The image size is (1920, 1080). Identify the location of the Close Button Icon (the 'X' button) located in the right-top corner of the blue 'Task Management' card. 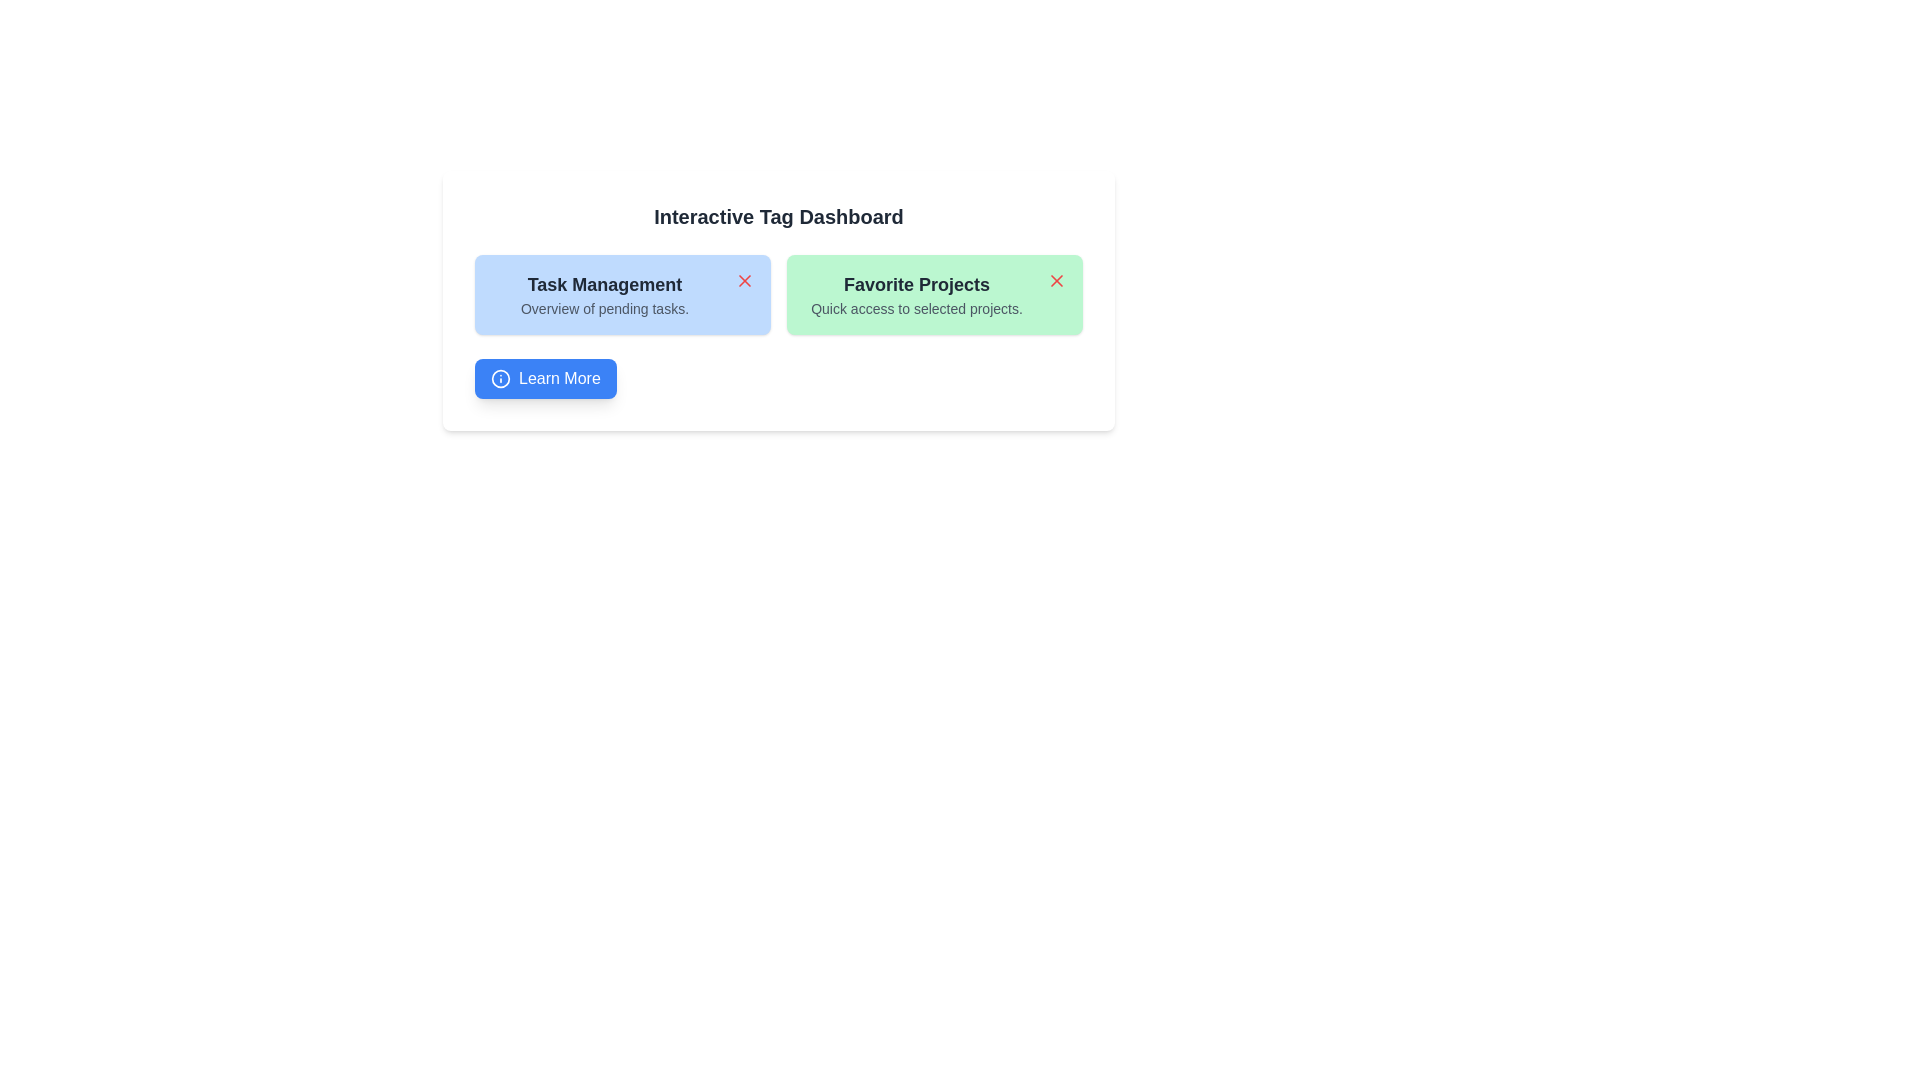
(743, 281).